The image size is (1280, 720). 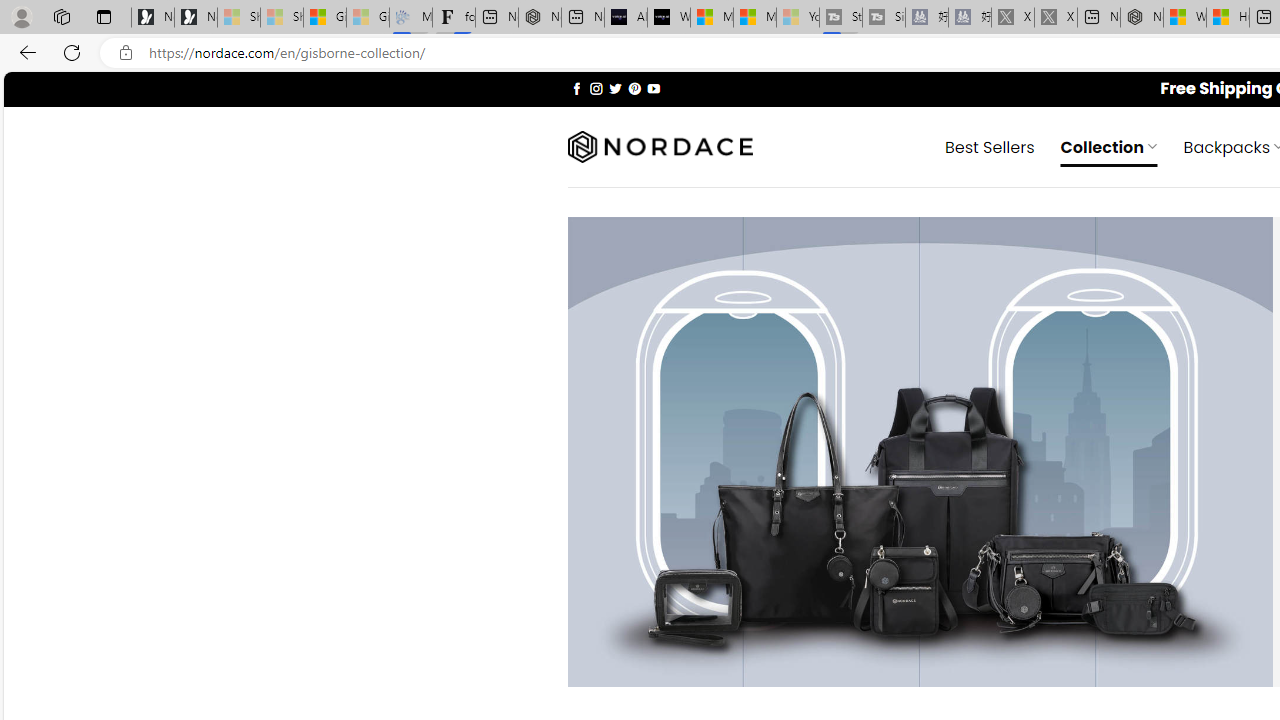 What do you see at coordinates (624, 17) in the screenshot?
I see `'AI Voice Changer for PC and Mac - Voice.ai'` at bounding box center [624, 17].